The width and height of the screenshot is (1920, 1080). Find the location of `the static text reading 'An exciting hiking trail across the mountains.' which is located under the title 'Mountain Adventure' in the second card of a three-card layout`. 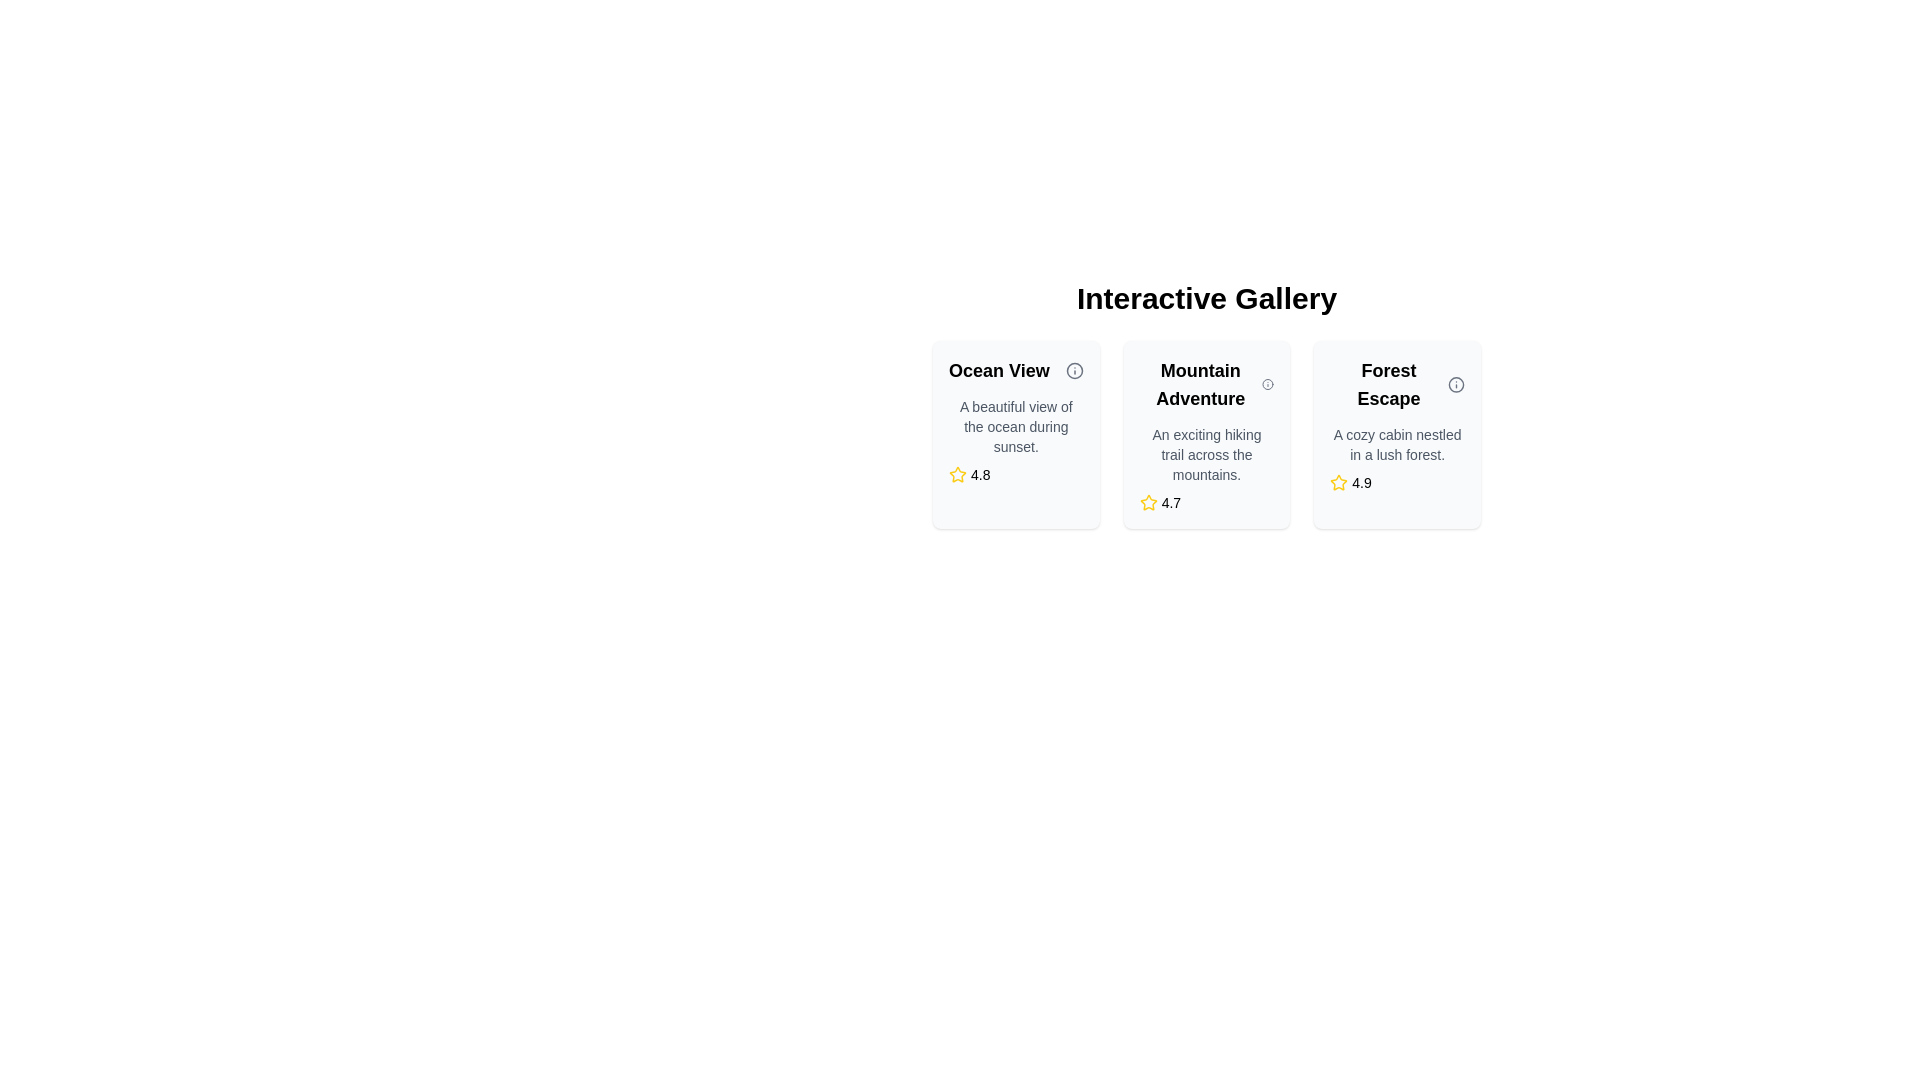

the static text reading 'An exciting hiking trail across the mountains.' which is located under the title 'Mountain Adventure' in the second card of a three-card layout is located at coordinates (1205, 455).